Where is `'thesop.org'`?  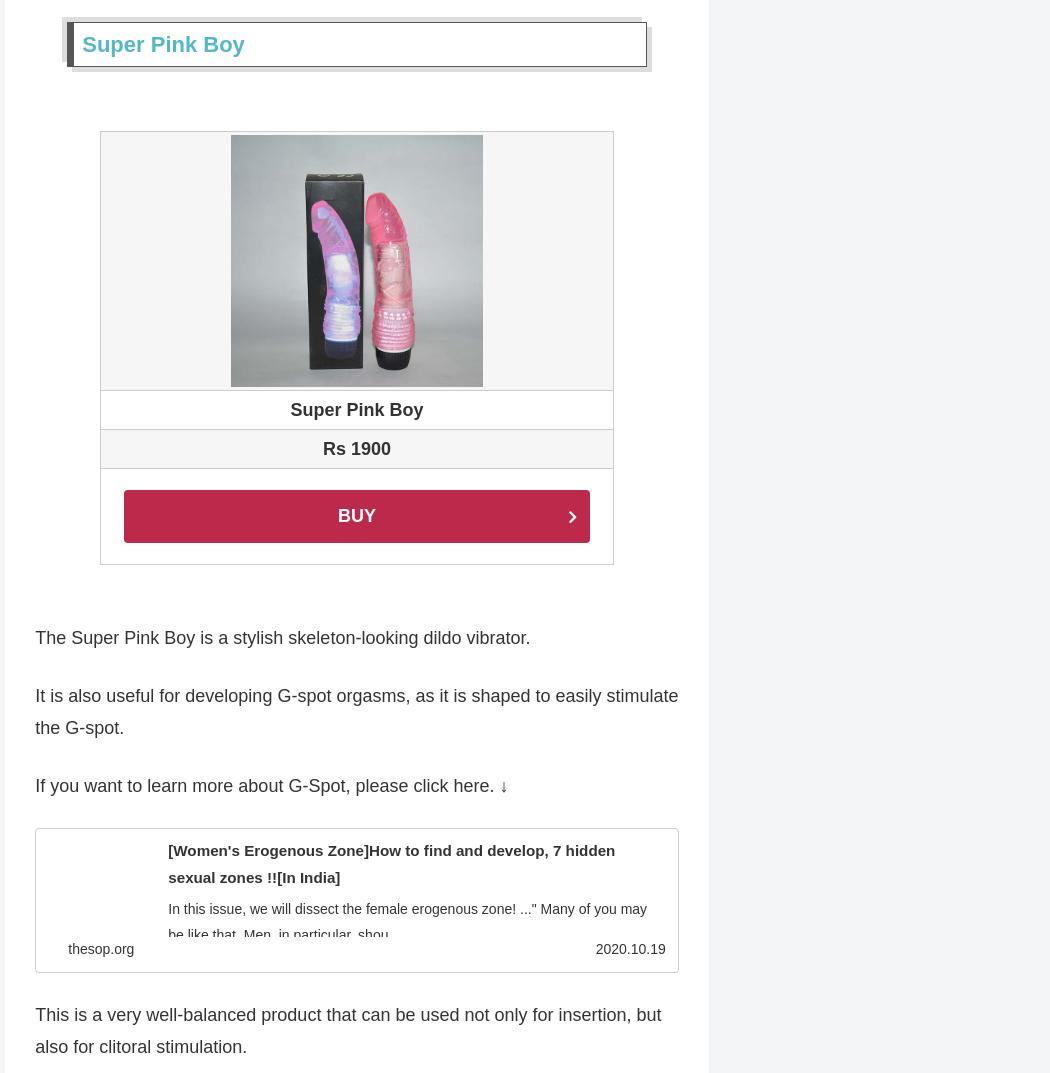
'thesop.org' is located at coordinates (101, 950).